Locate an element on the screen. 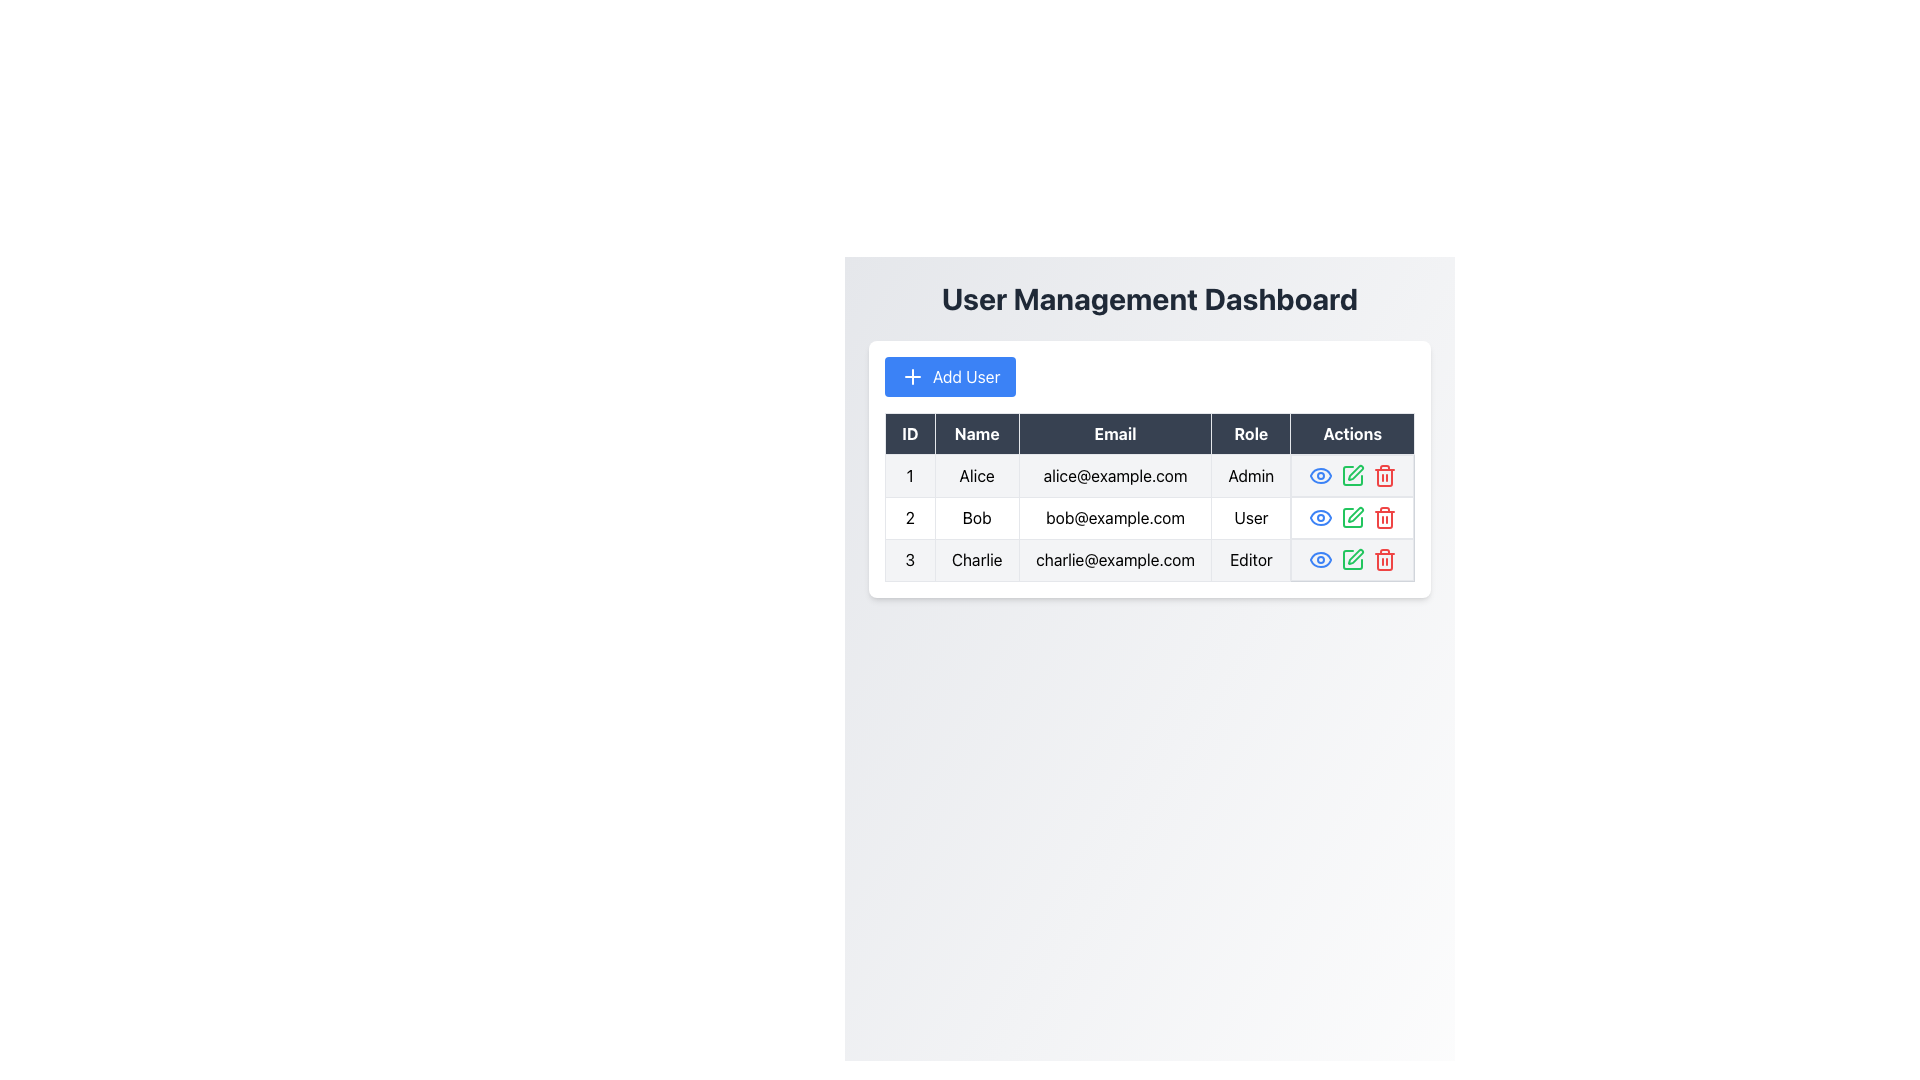 The height and width of the screenshot is (1080, 1920). the third row of the user table, which contains the user's ID, name, email, role, and actions is located at coordinates (1150, 559).